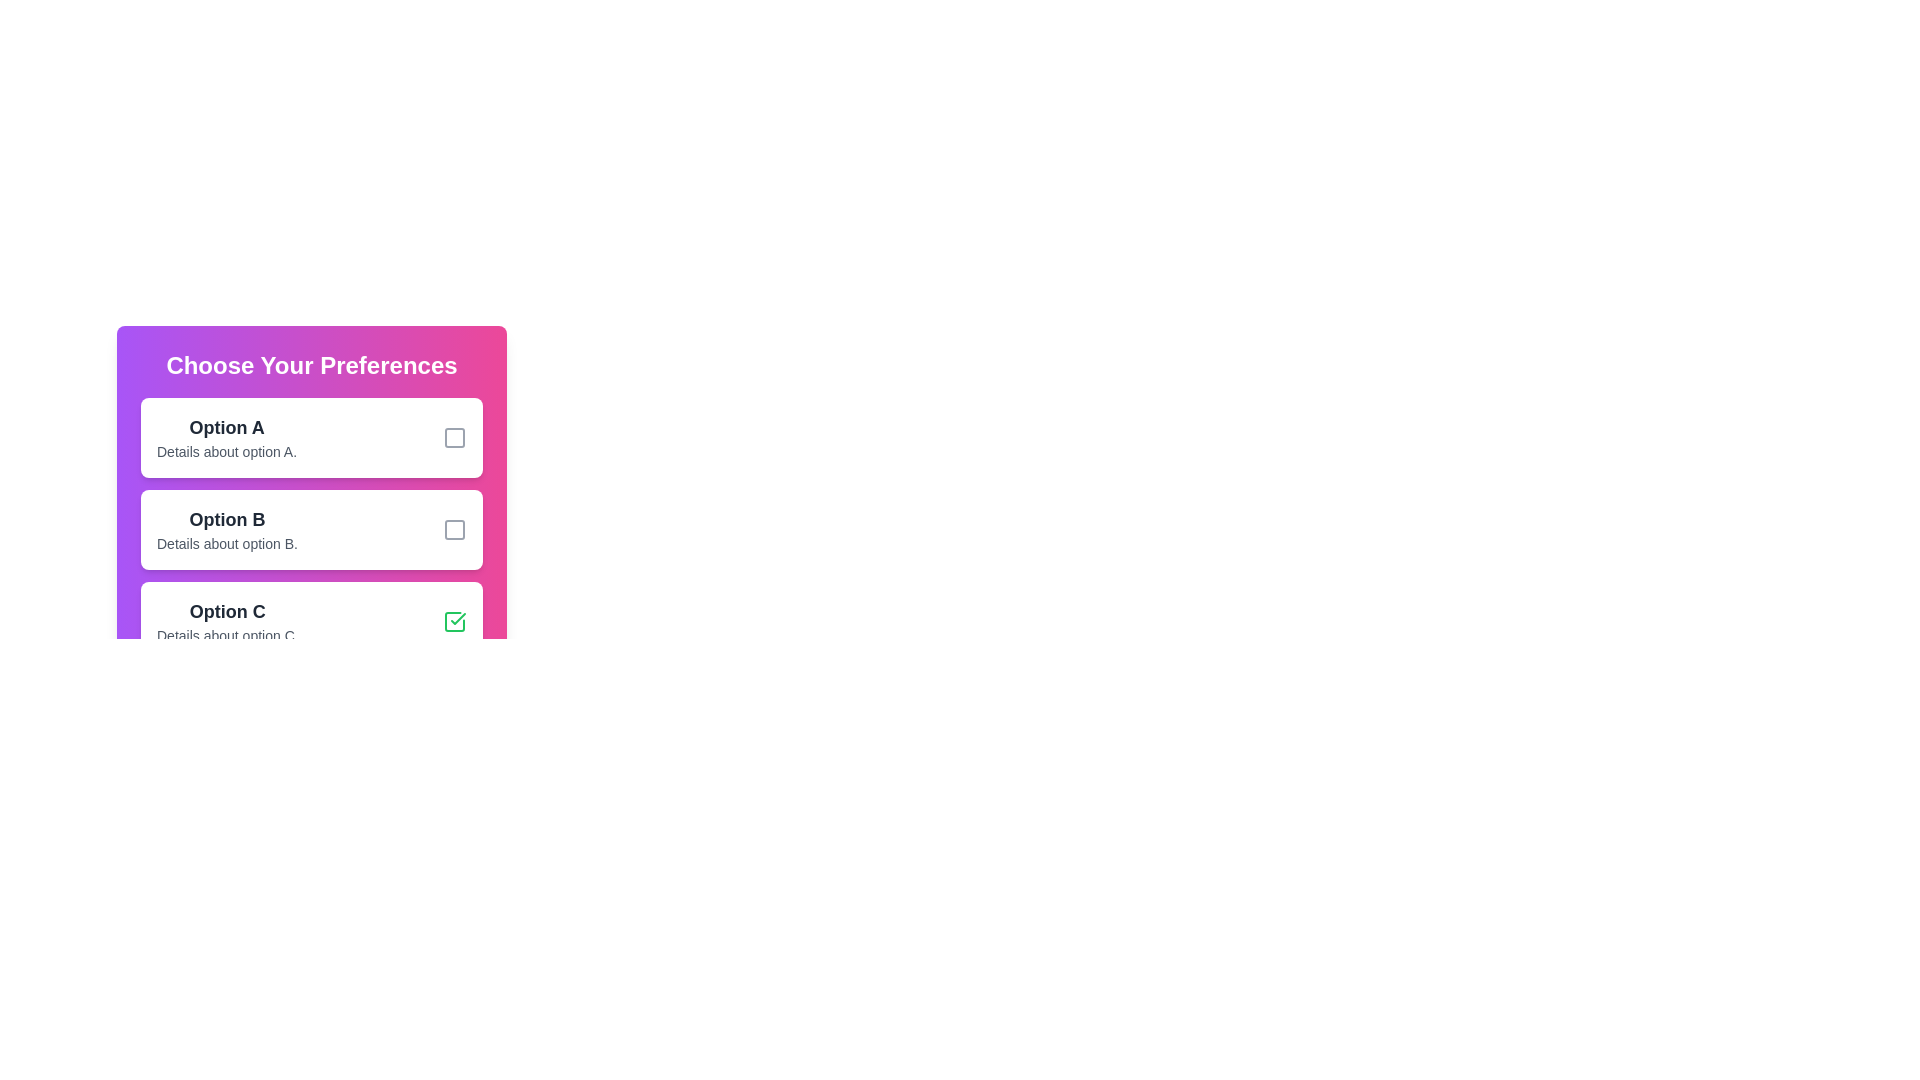 This screenshot has height=1080, width=1920. I want to click on the text label that reads 'Details about option B.' which is located under the bold title 'Option B', so click(227, 543).